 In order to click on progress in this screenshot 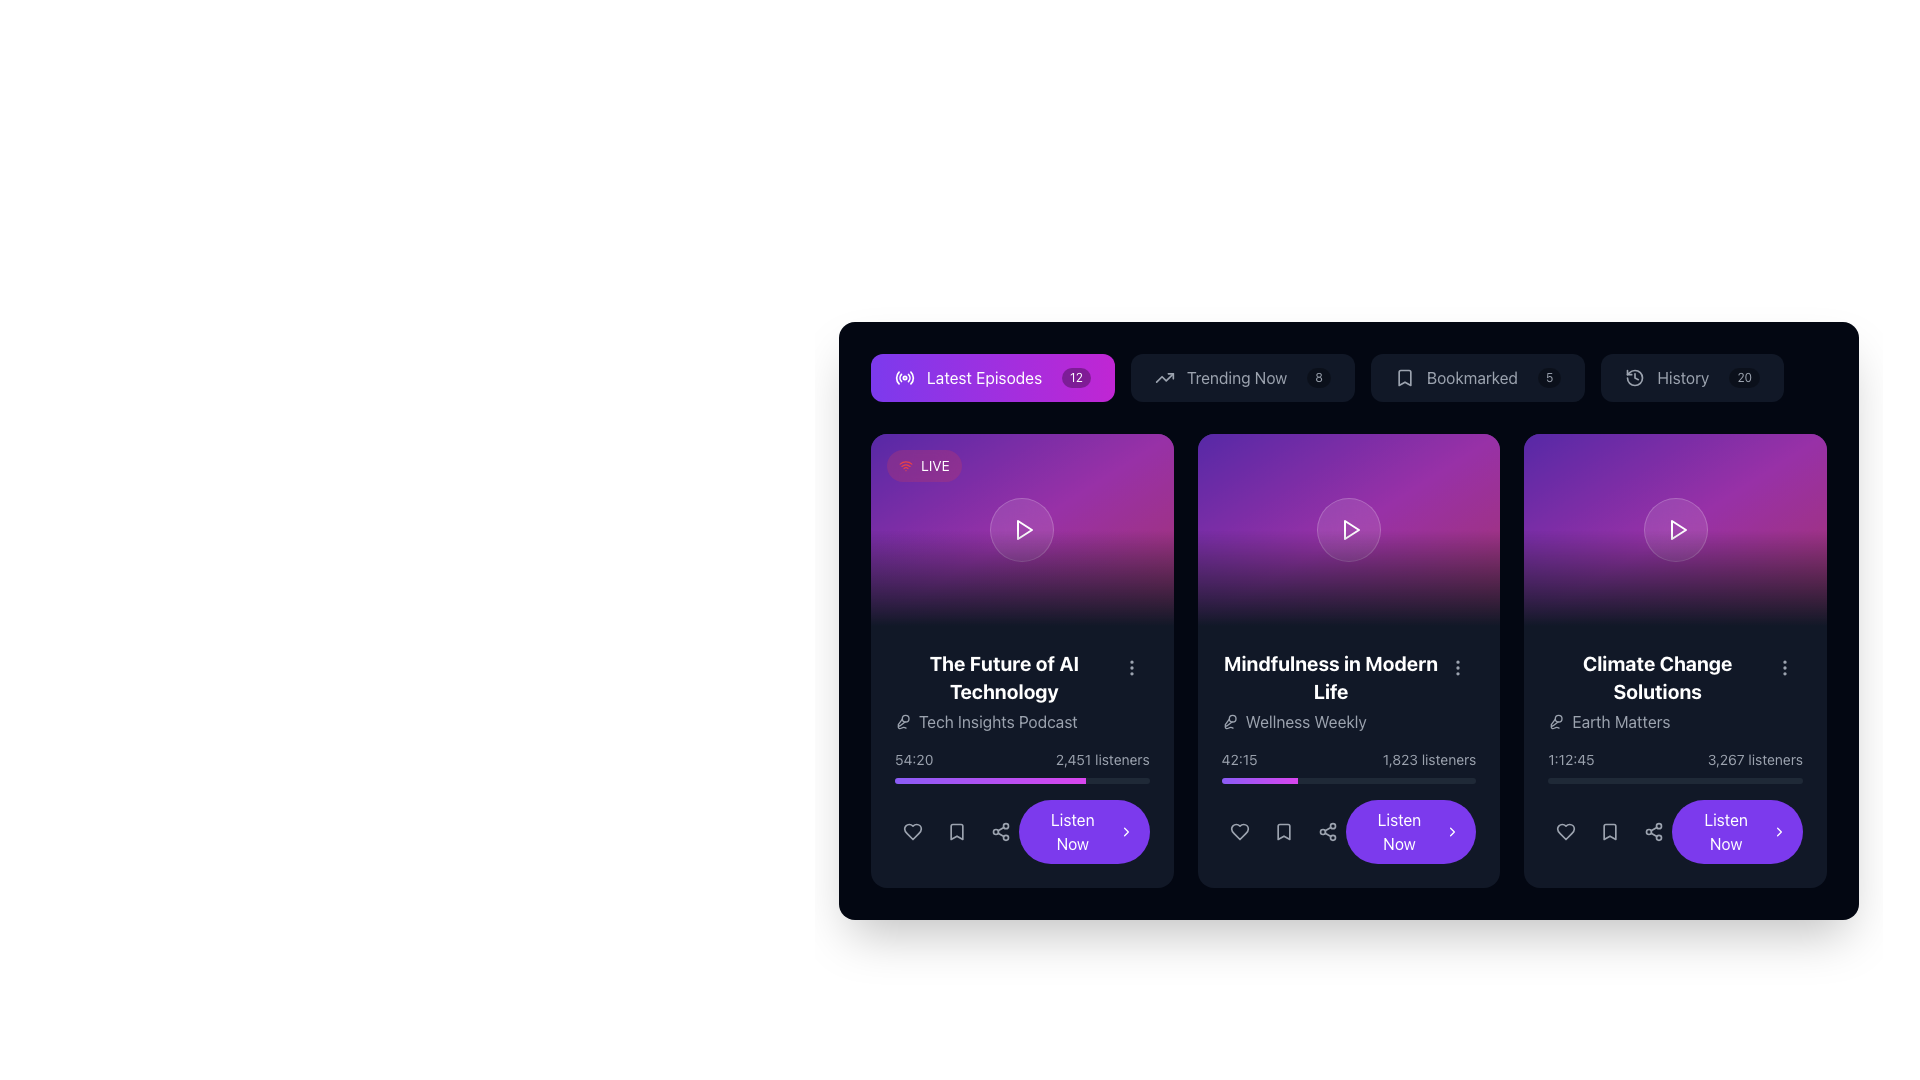, I will do `click(1281, 779)`.